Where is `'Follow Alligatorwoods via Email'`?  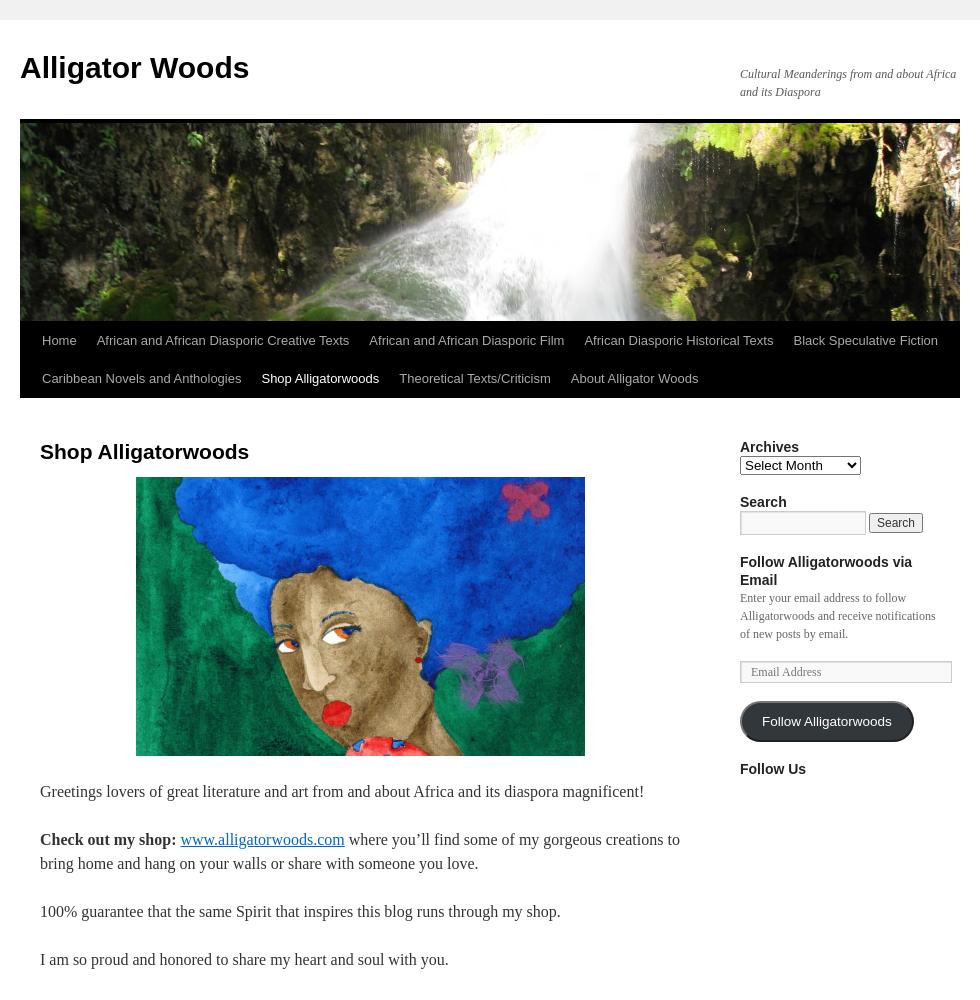 'Follow Alligatorwoods via Email' is located at coordinates (739, 570).